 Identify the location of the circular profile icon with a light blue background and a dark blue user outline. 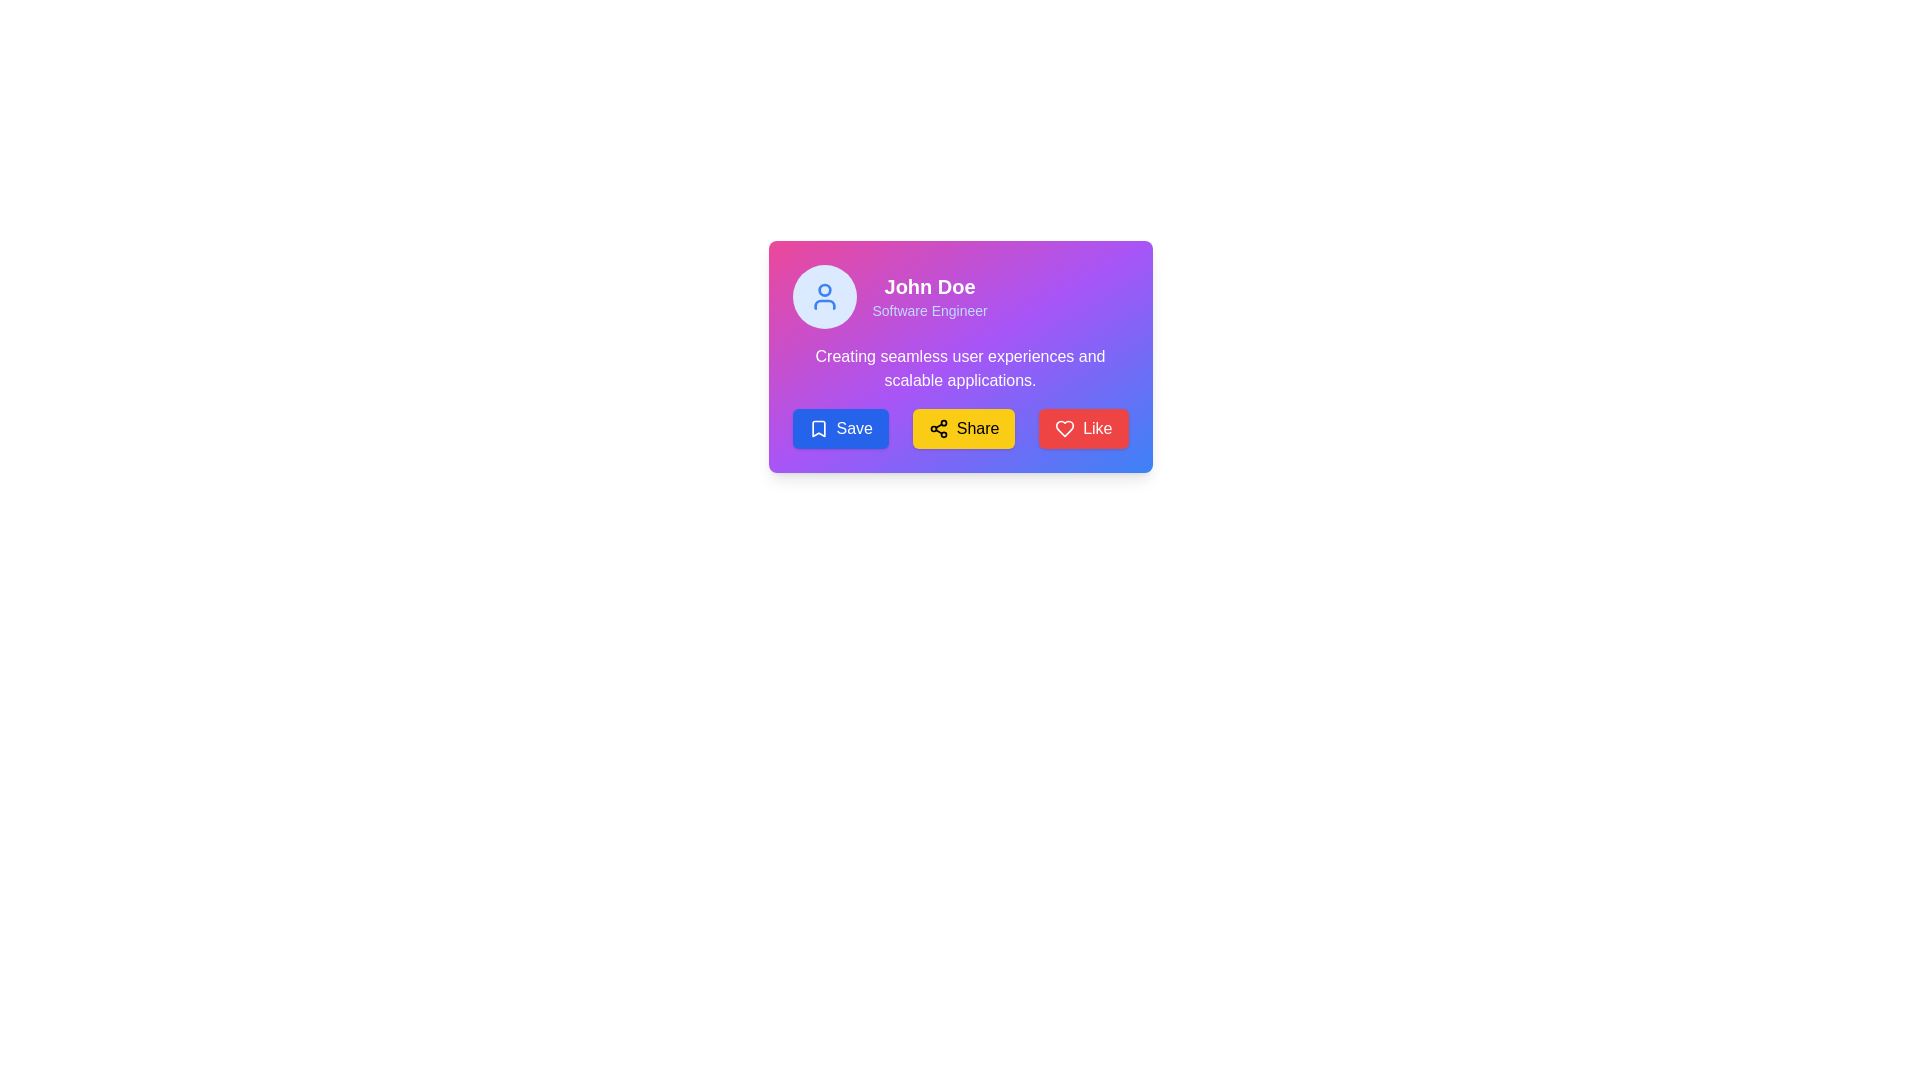
(824, 297).